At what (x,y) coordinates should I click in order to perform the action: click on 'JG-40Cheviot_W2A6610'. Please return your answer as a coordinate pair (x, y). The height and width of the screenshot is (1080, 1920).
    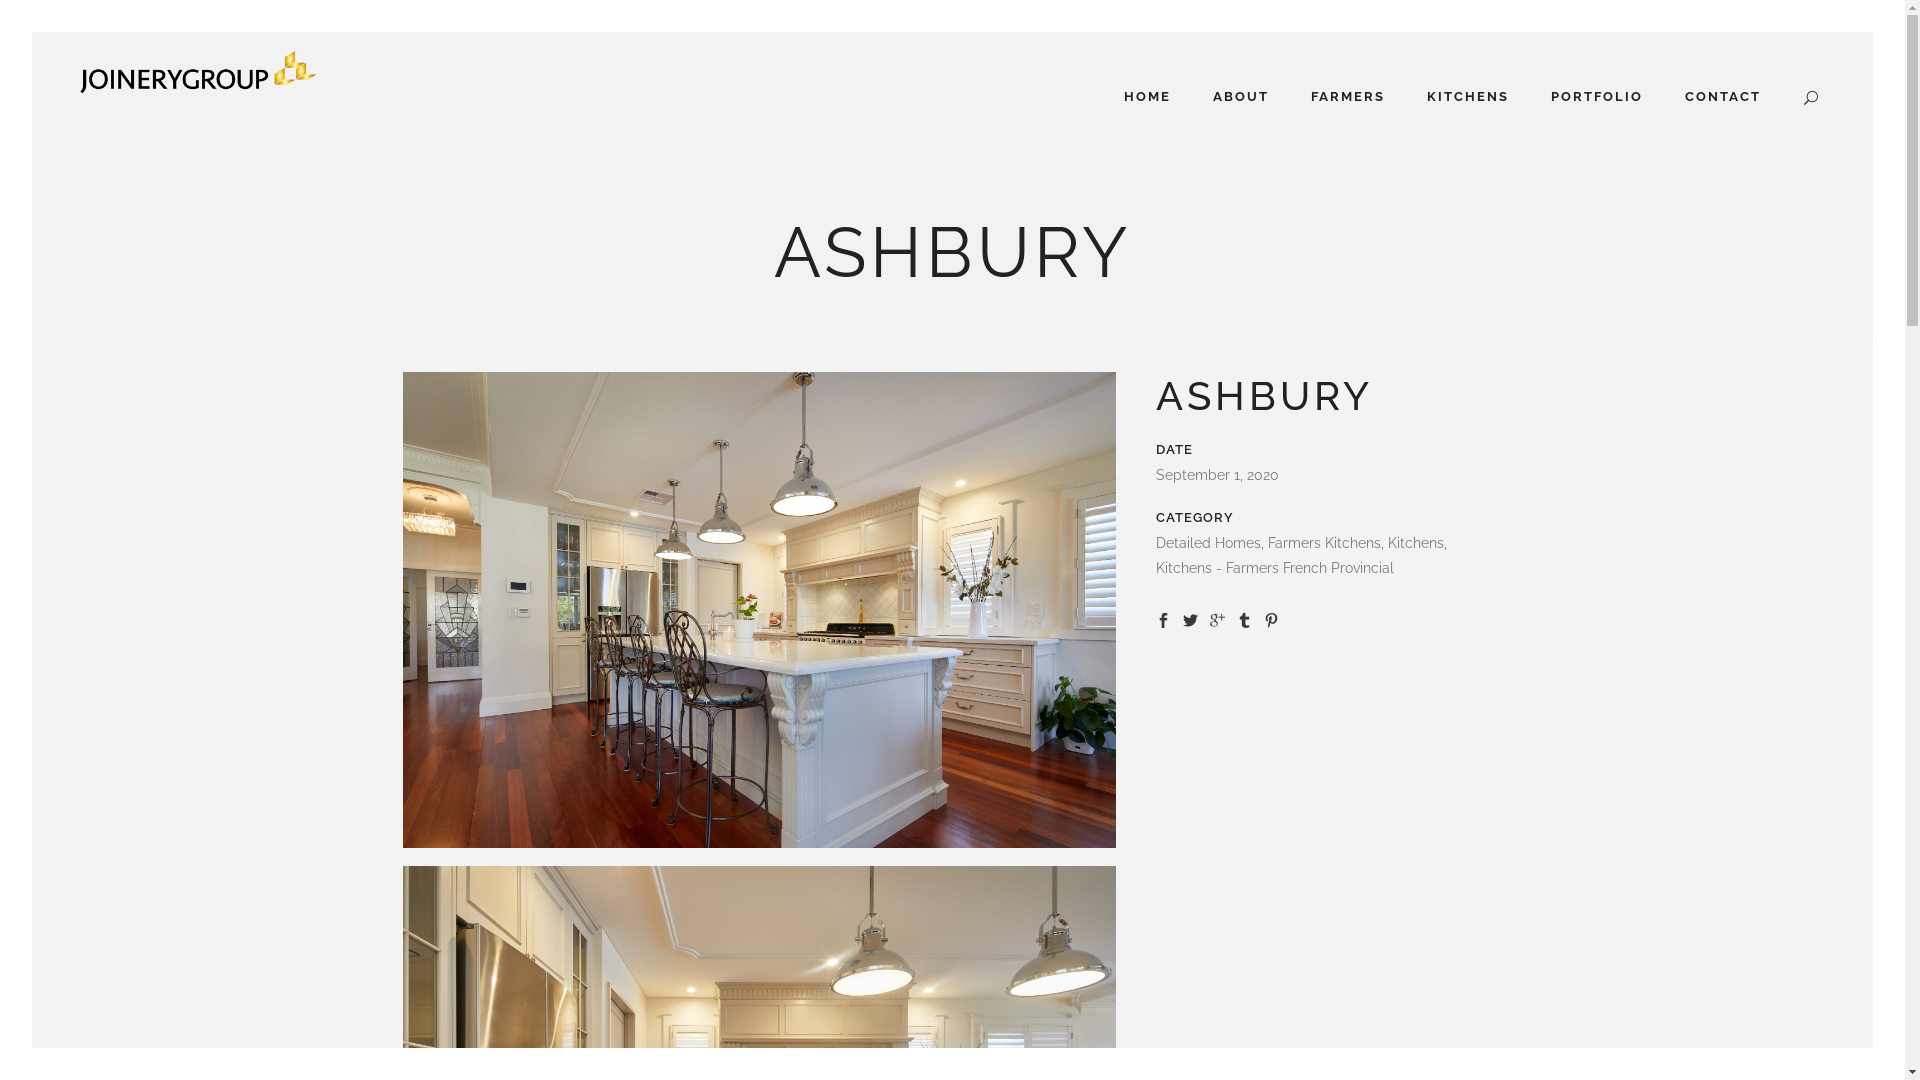
    Looking at the image, I should click on (757, 608).